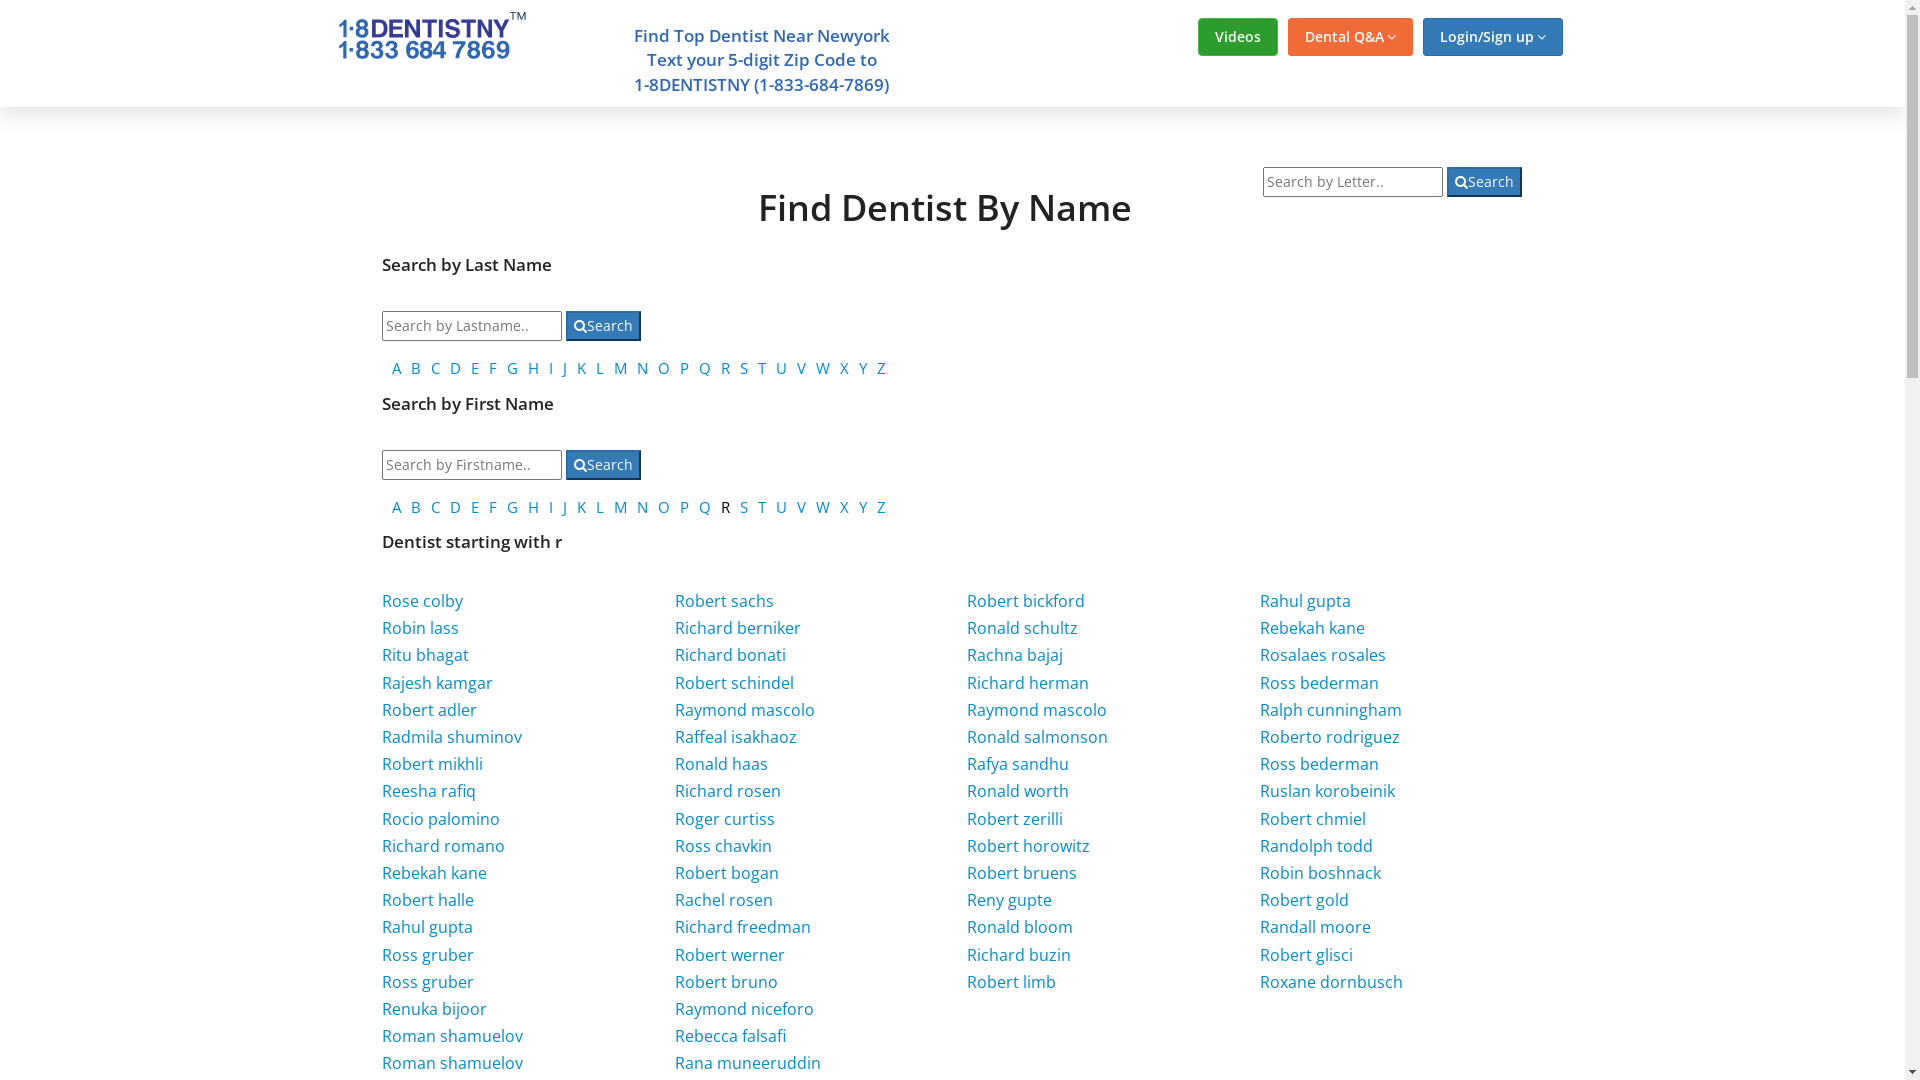 This screenshot has height=1080, width=1920. Describe the element at coordinates (1313, 818) in the screenshot. I see `'Robert chmiel'` at that location.